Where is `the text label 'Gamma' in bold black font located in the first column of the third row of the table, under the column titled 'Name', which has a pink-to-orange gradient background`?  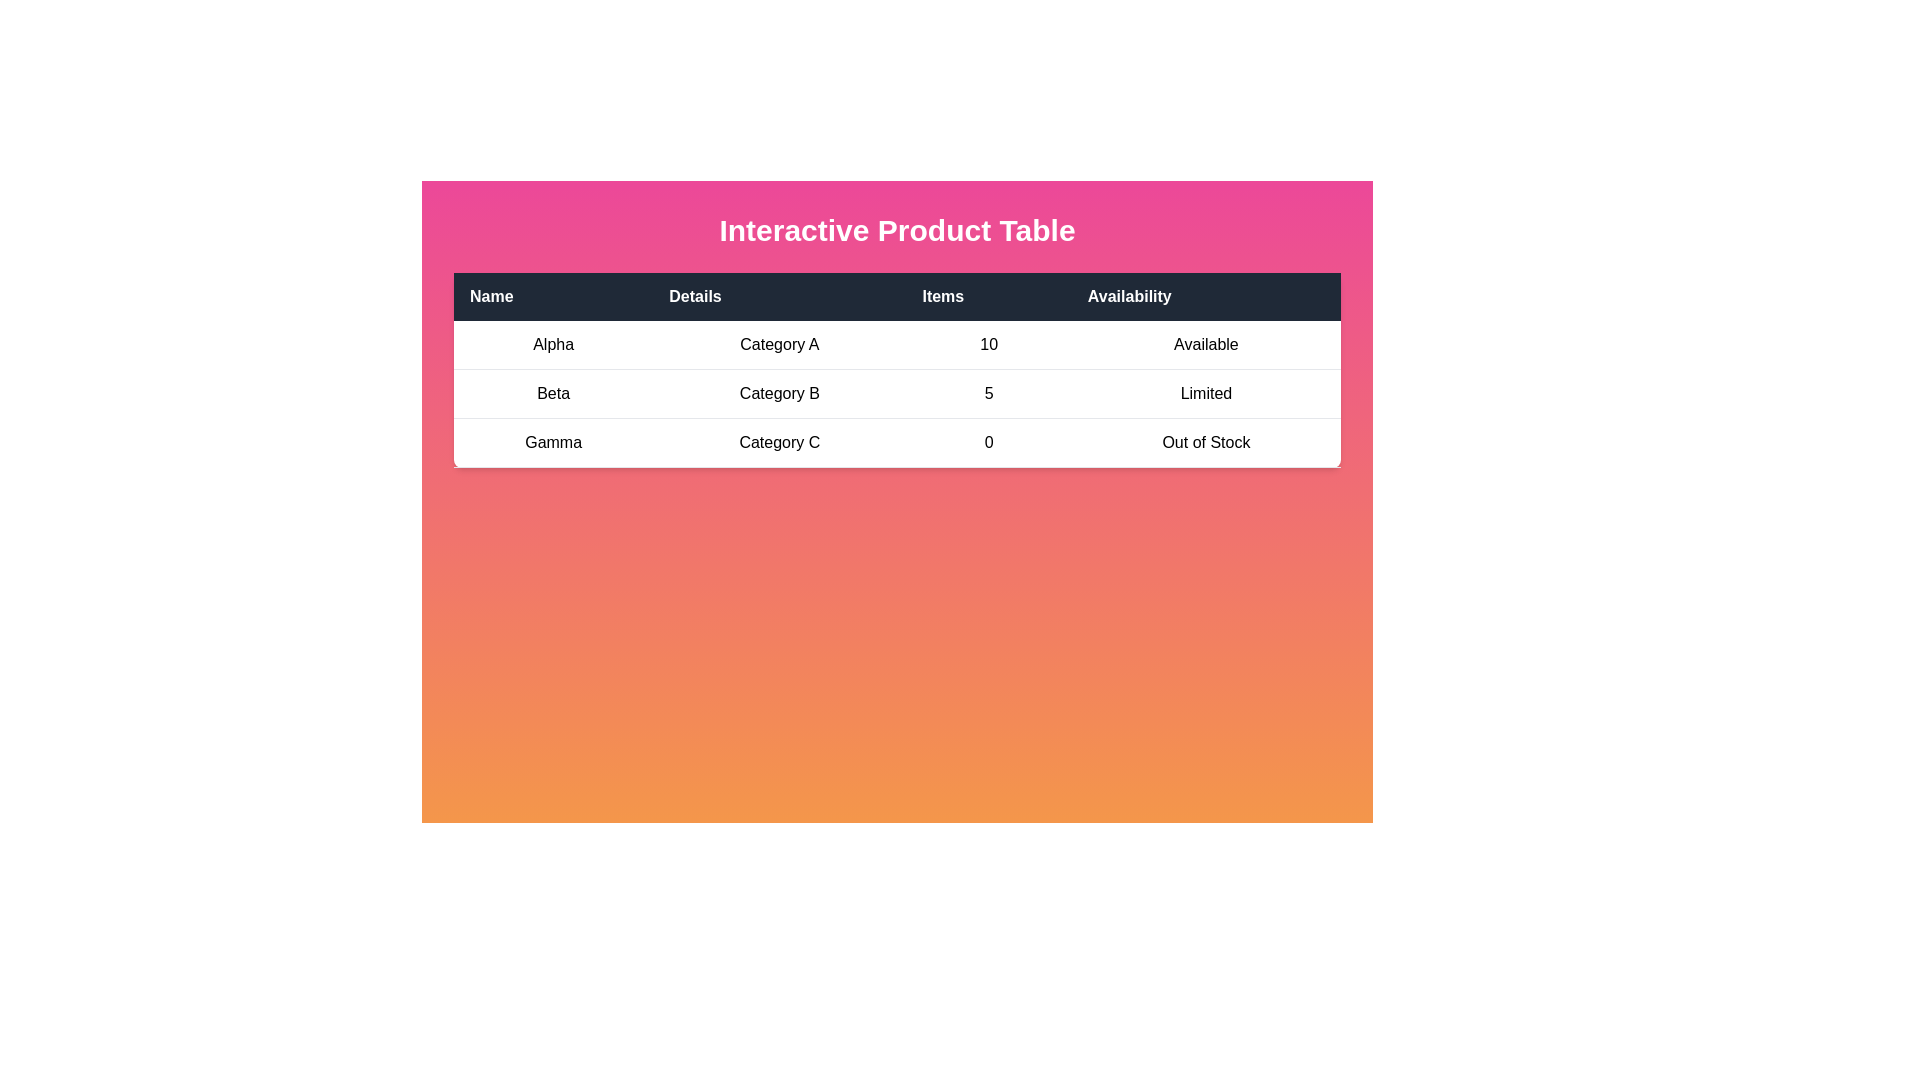 the text label 'Gamma' in bold black font located in the first column of the third row of the table, under the column titled 'Name', which has a pink-to-orange gradient background is located at coordinates (553, 442).